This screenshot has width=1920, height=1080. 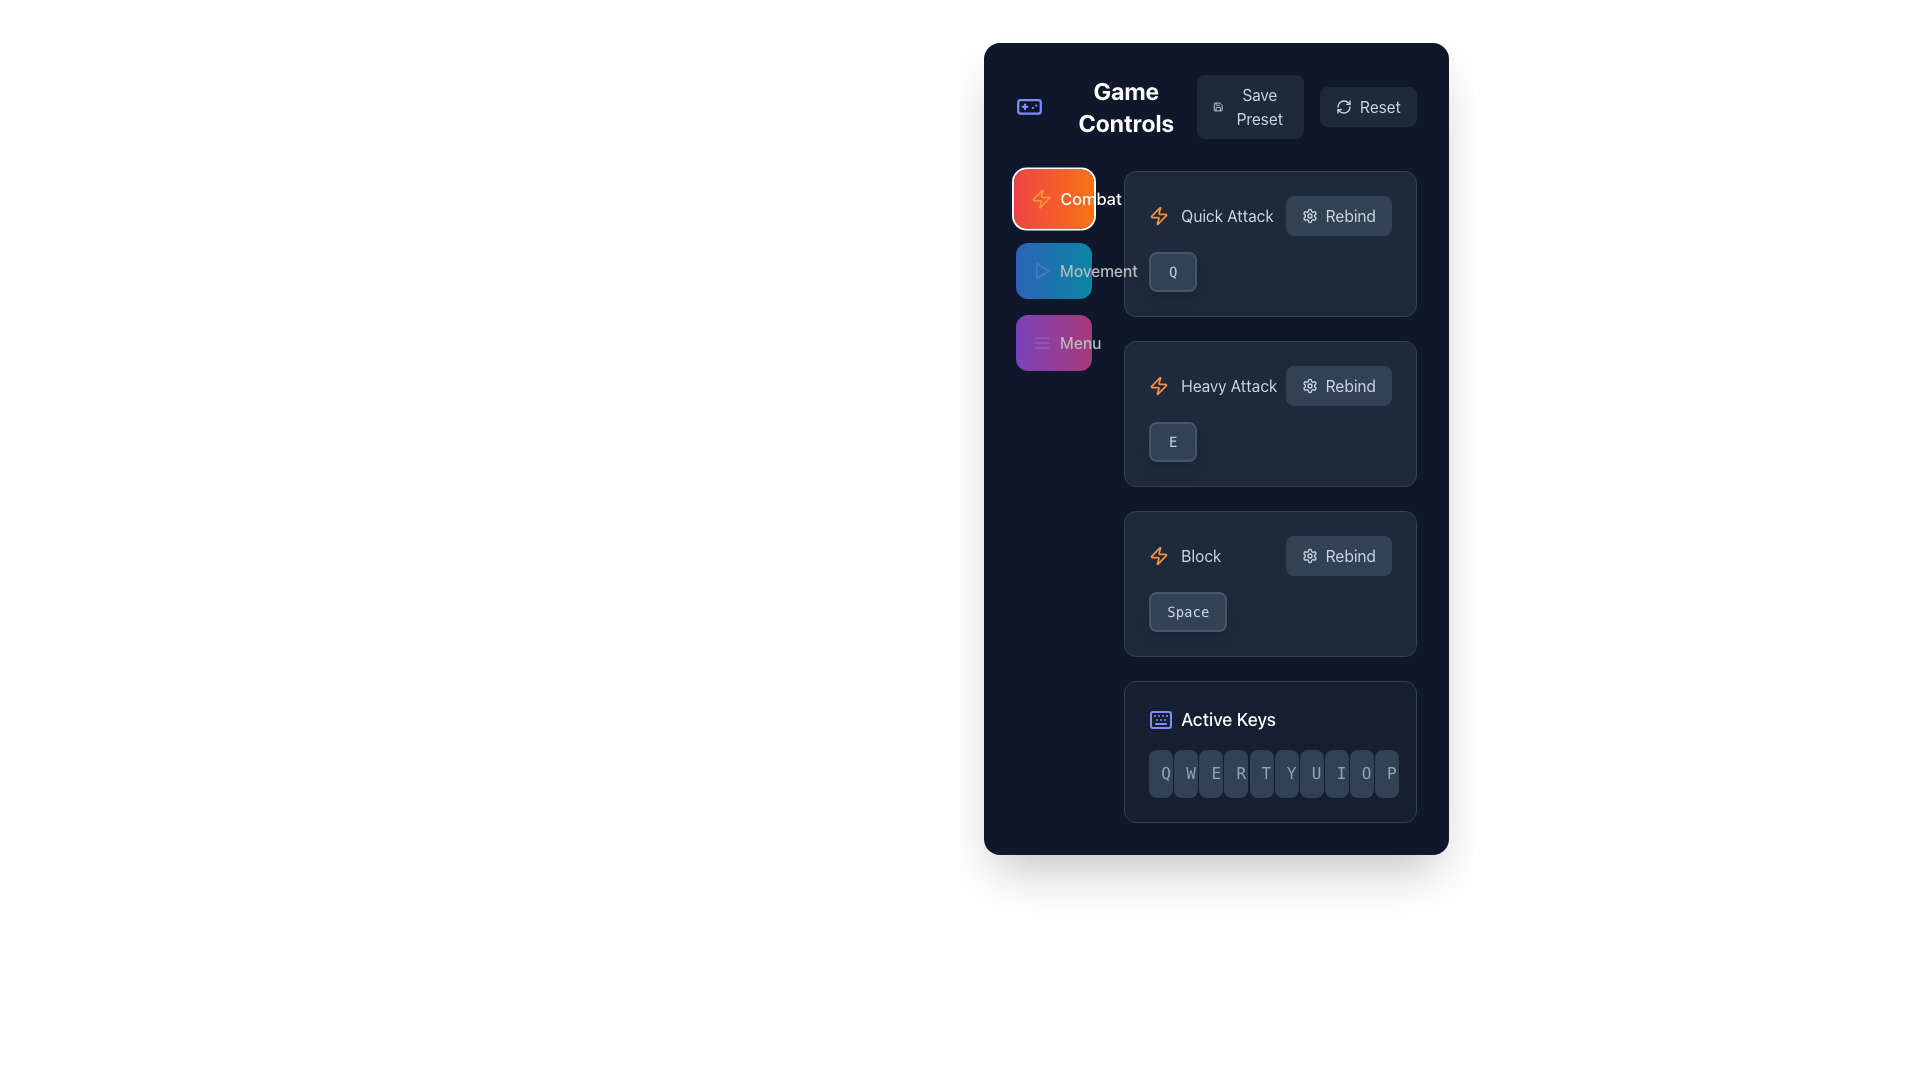 What do you see at coordinates (1338, 385) in the screenshot?
I see `the 'Rebind' button with a gear icon, located below the 'Heavy Attack' label, to rebind the control` at bounding box center [1338, 385].